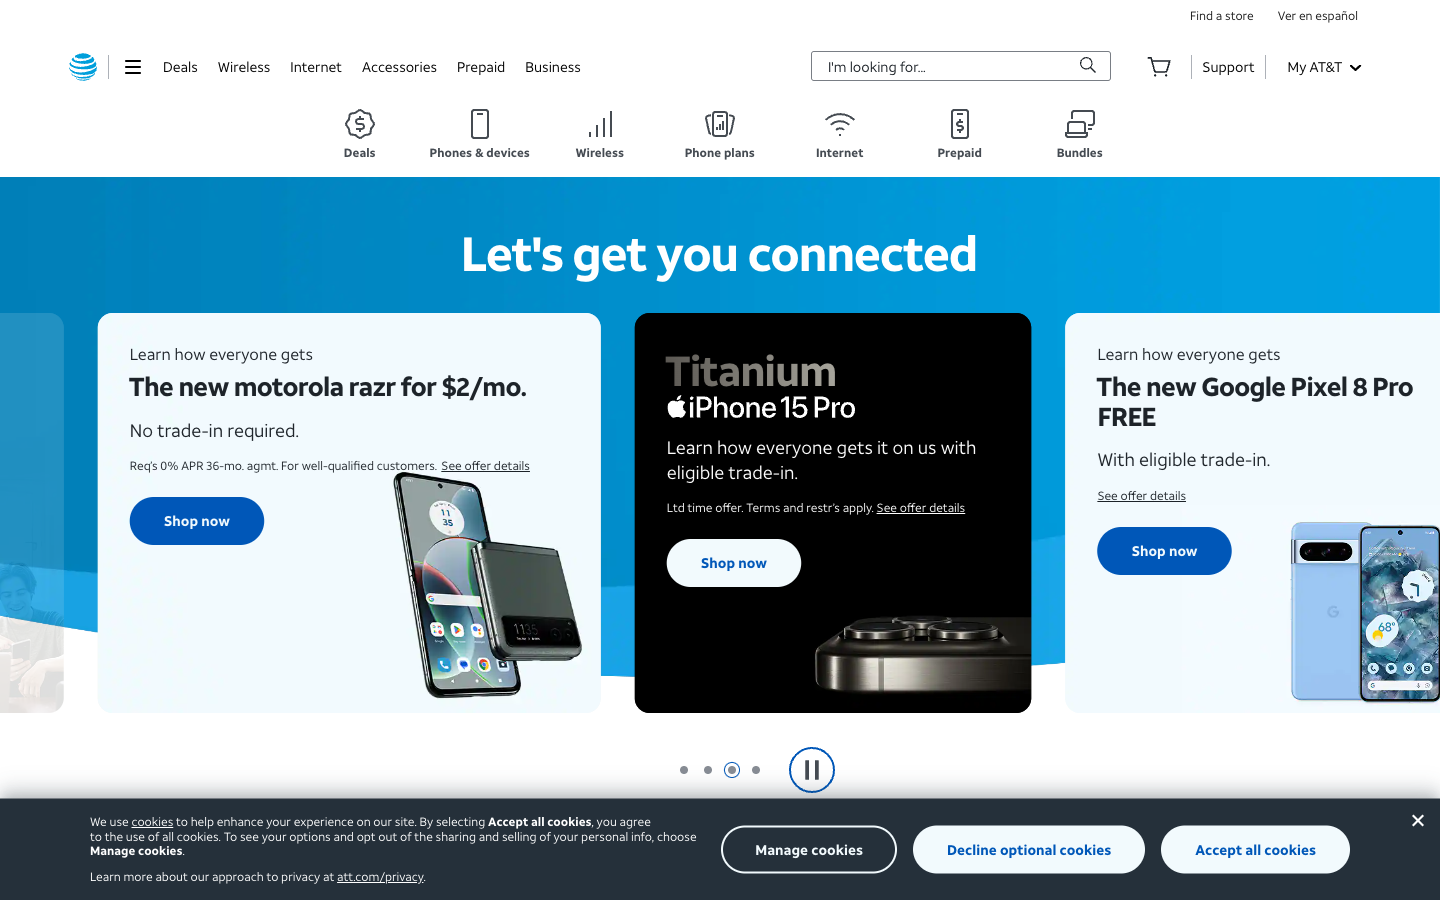 This screenshot has height=900, width=1440. I want to click on Inspect the Motorola Razr deal, so click(189, 537).